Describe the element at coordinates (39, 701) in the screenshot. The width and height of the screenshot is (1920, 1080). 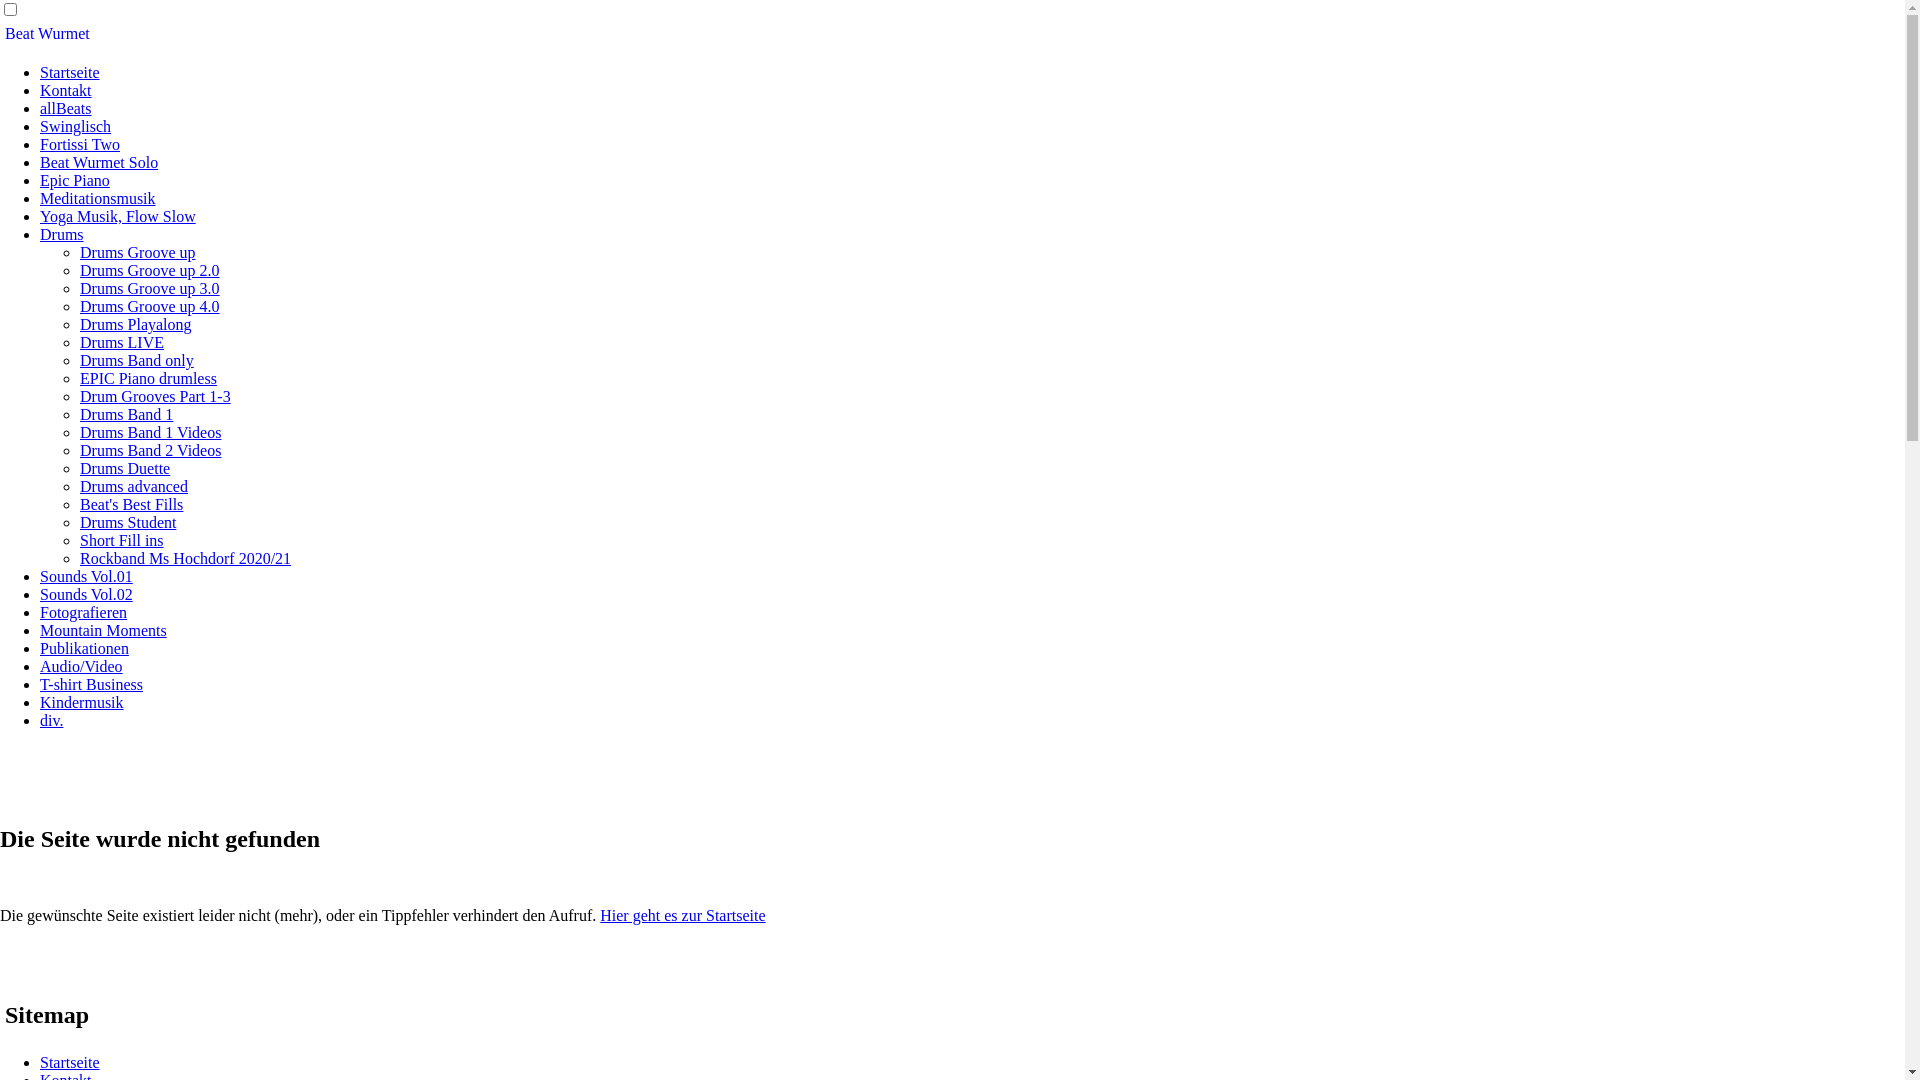
I see `'Kindermusik'` at that location.